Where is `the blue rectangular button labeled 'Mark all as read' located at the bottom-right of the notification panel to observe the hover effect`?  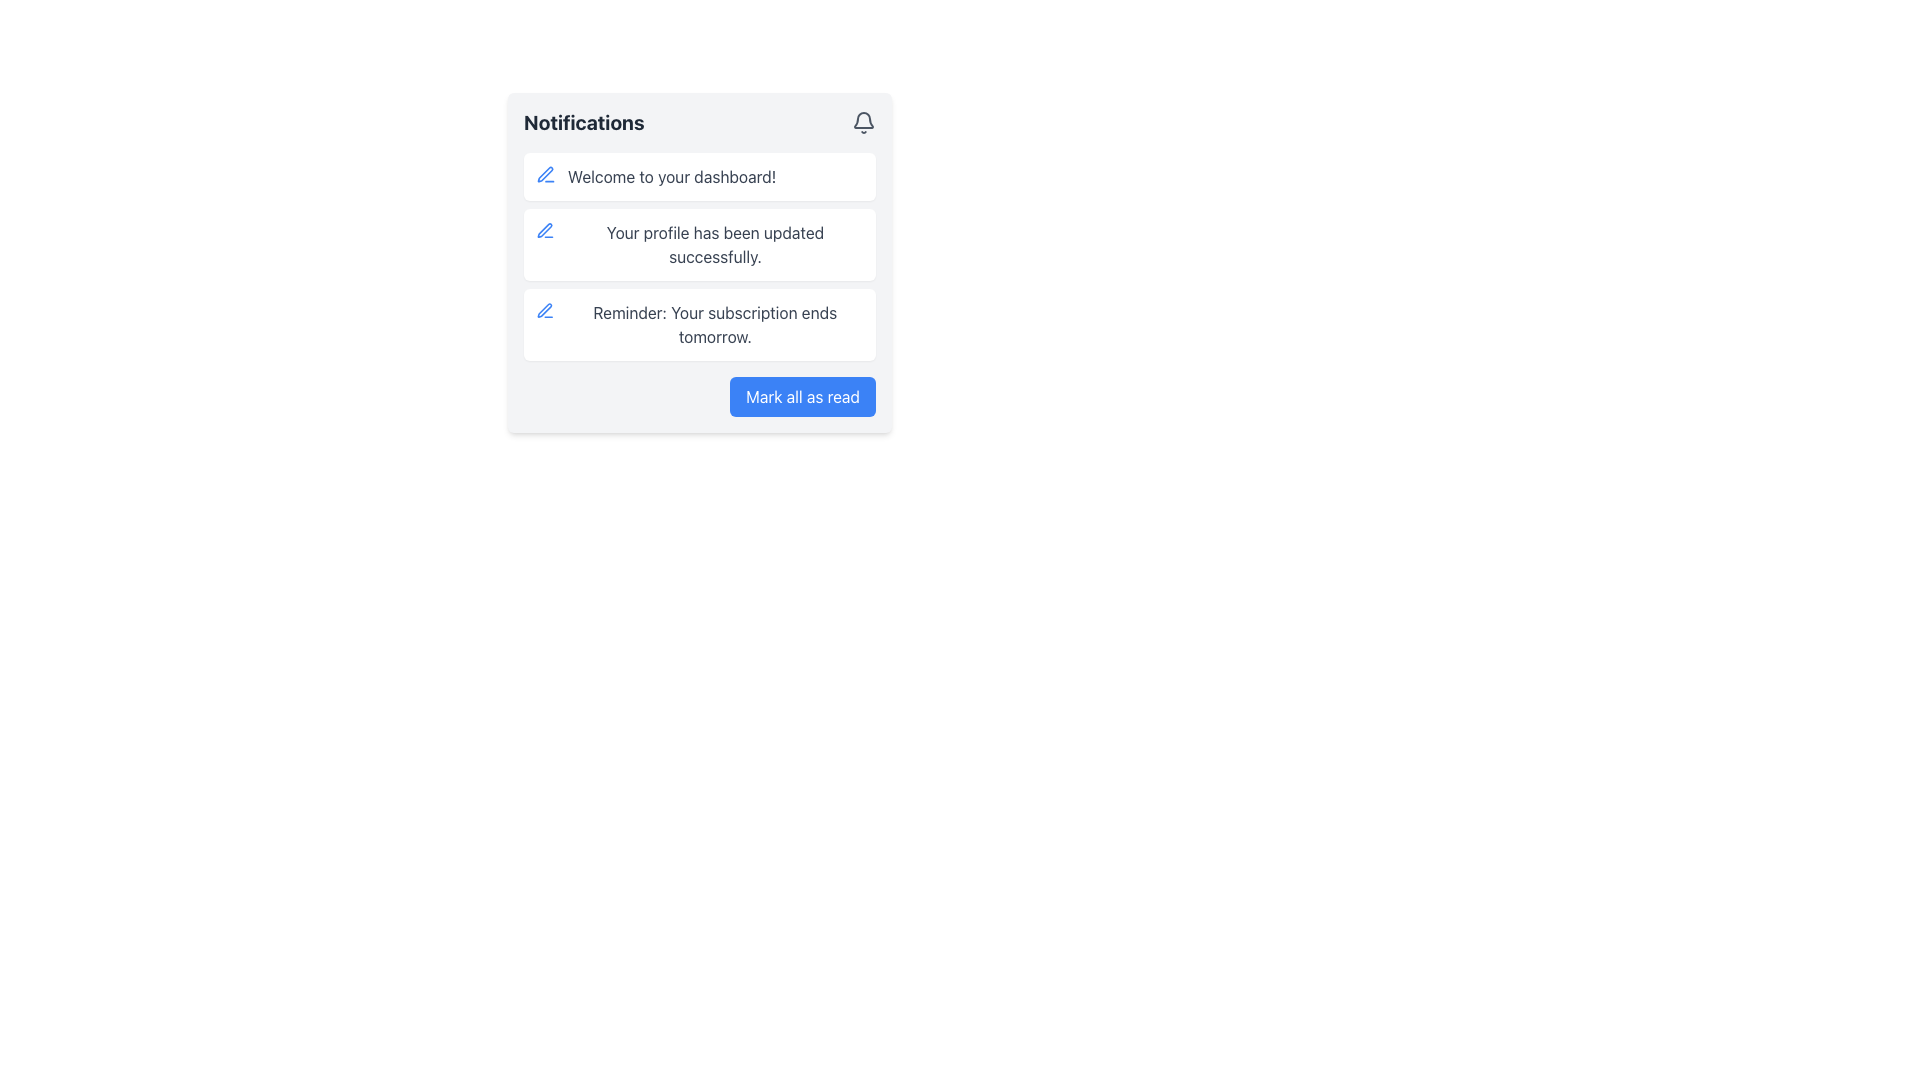 the blue rectangular button labeled 'Mark all as read' located at the bottom-right of the notification panel to observe the hover effect is located at coordinates (803, 397).